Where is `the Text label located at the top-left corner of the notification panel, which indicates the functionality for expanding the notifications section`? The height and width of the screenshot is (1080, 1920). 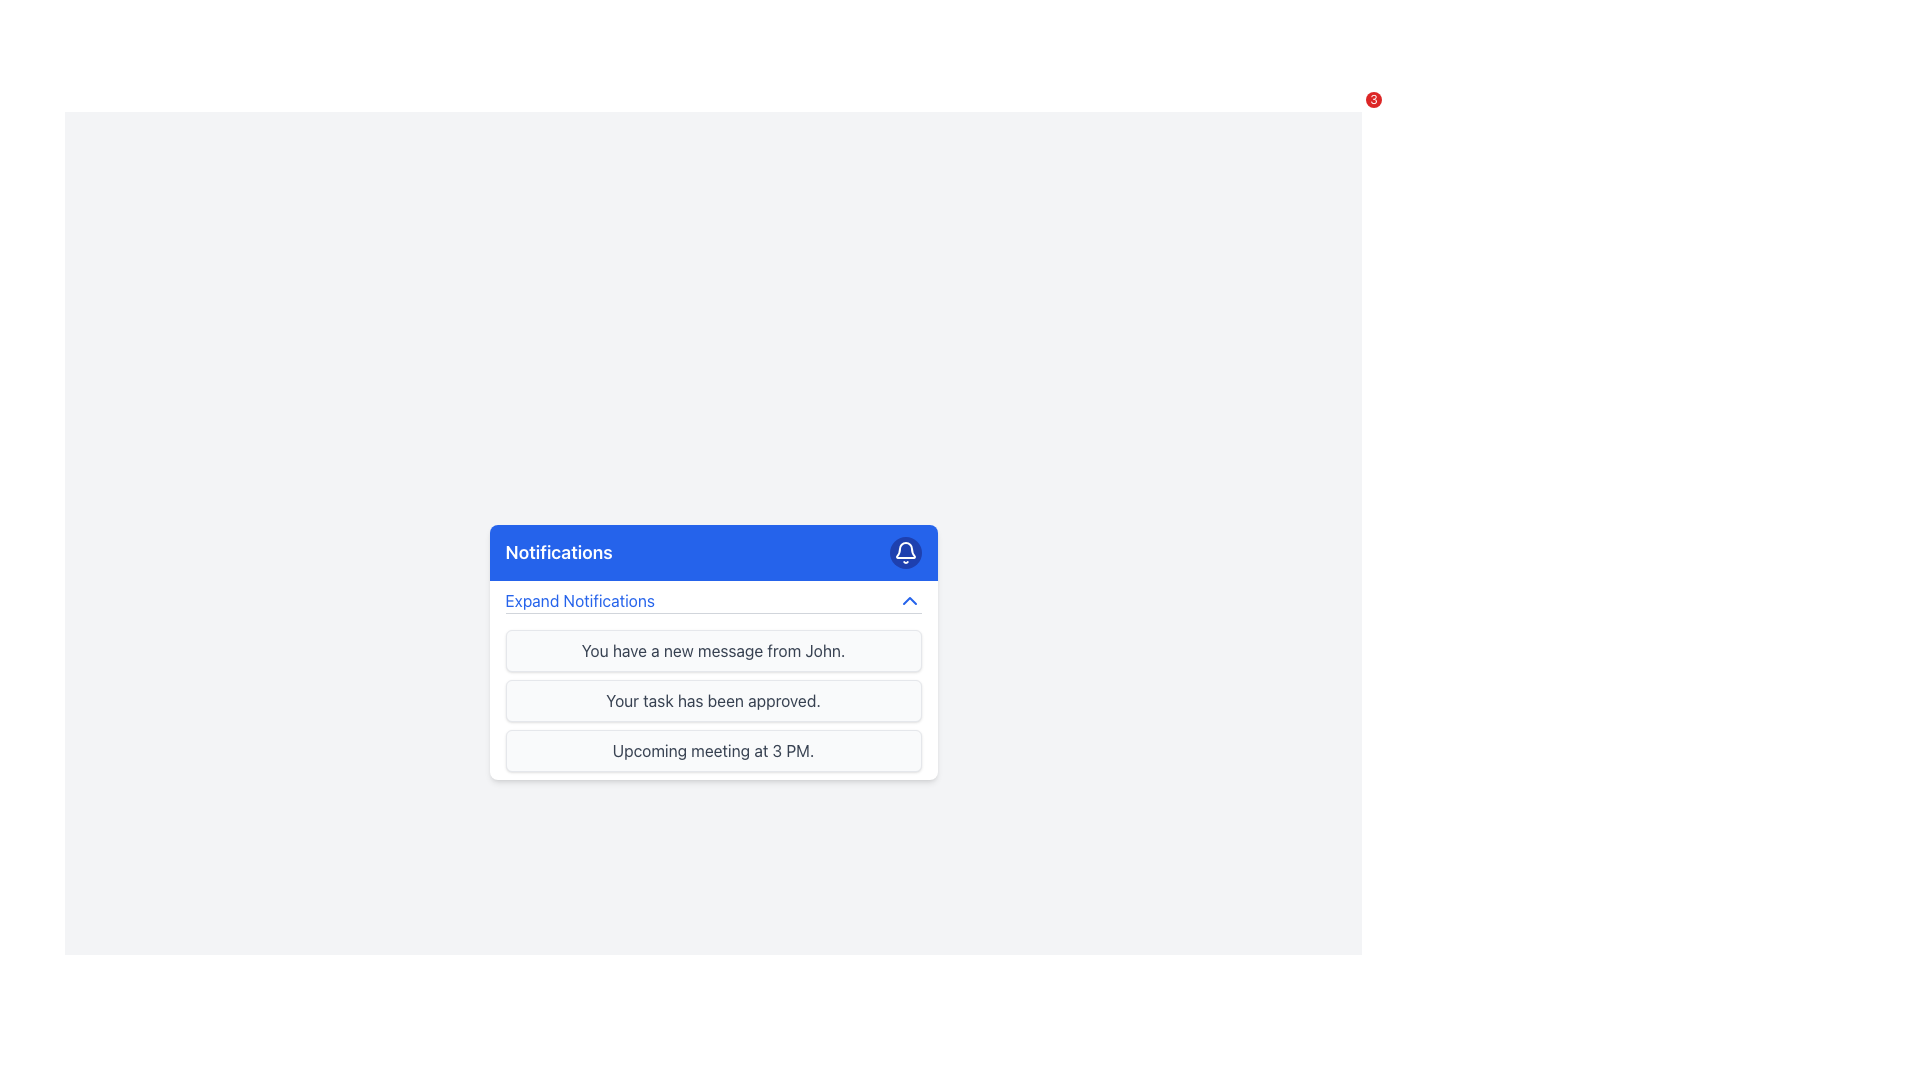 the Text label located at the top-left corner of the notification panel, which indicates the functionality for expanding the notifications section is located at coordinates (579, 599).